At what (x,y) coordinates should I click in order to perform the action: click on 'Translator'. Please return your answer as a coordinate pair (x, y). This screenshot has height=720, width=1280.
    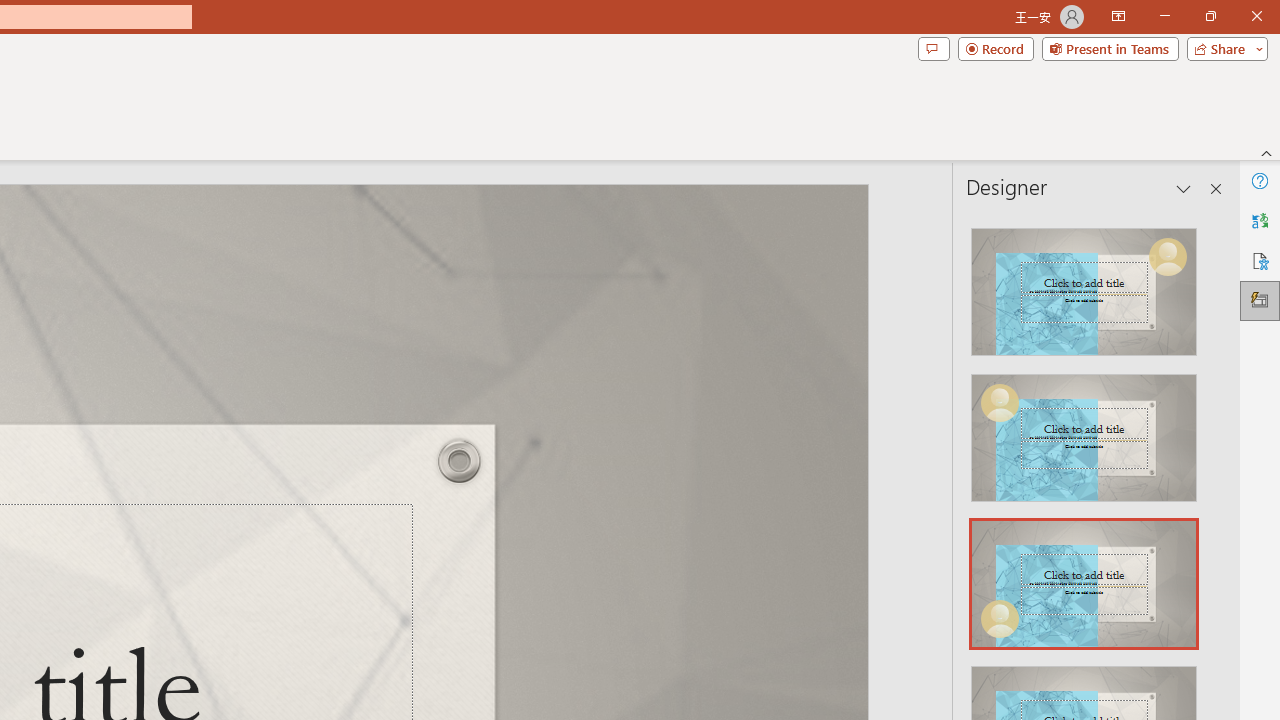
    Looking at the image, I should click on (1259, 221).